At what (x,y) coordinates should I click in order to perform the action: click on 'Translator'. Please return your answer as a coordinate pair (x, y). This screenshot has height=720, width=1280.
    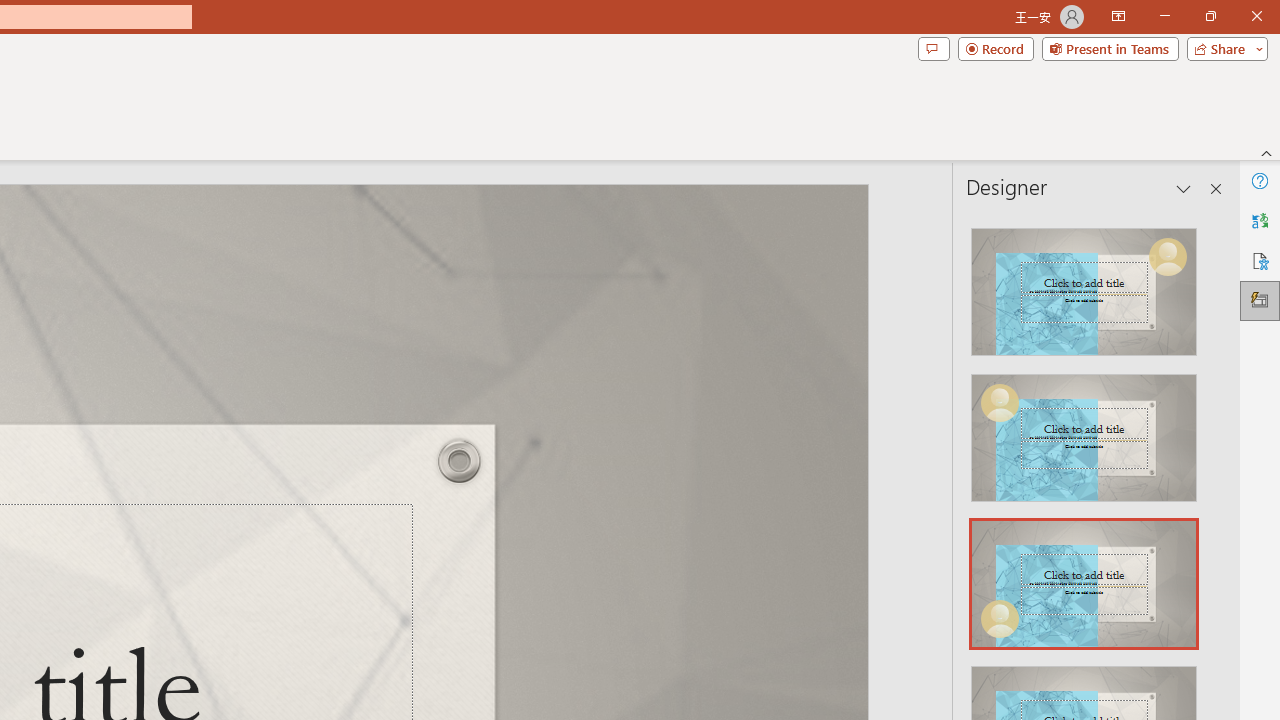
    Looking at the image, I should click on (1259, 221).